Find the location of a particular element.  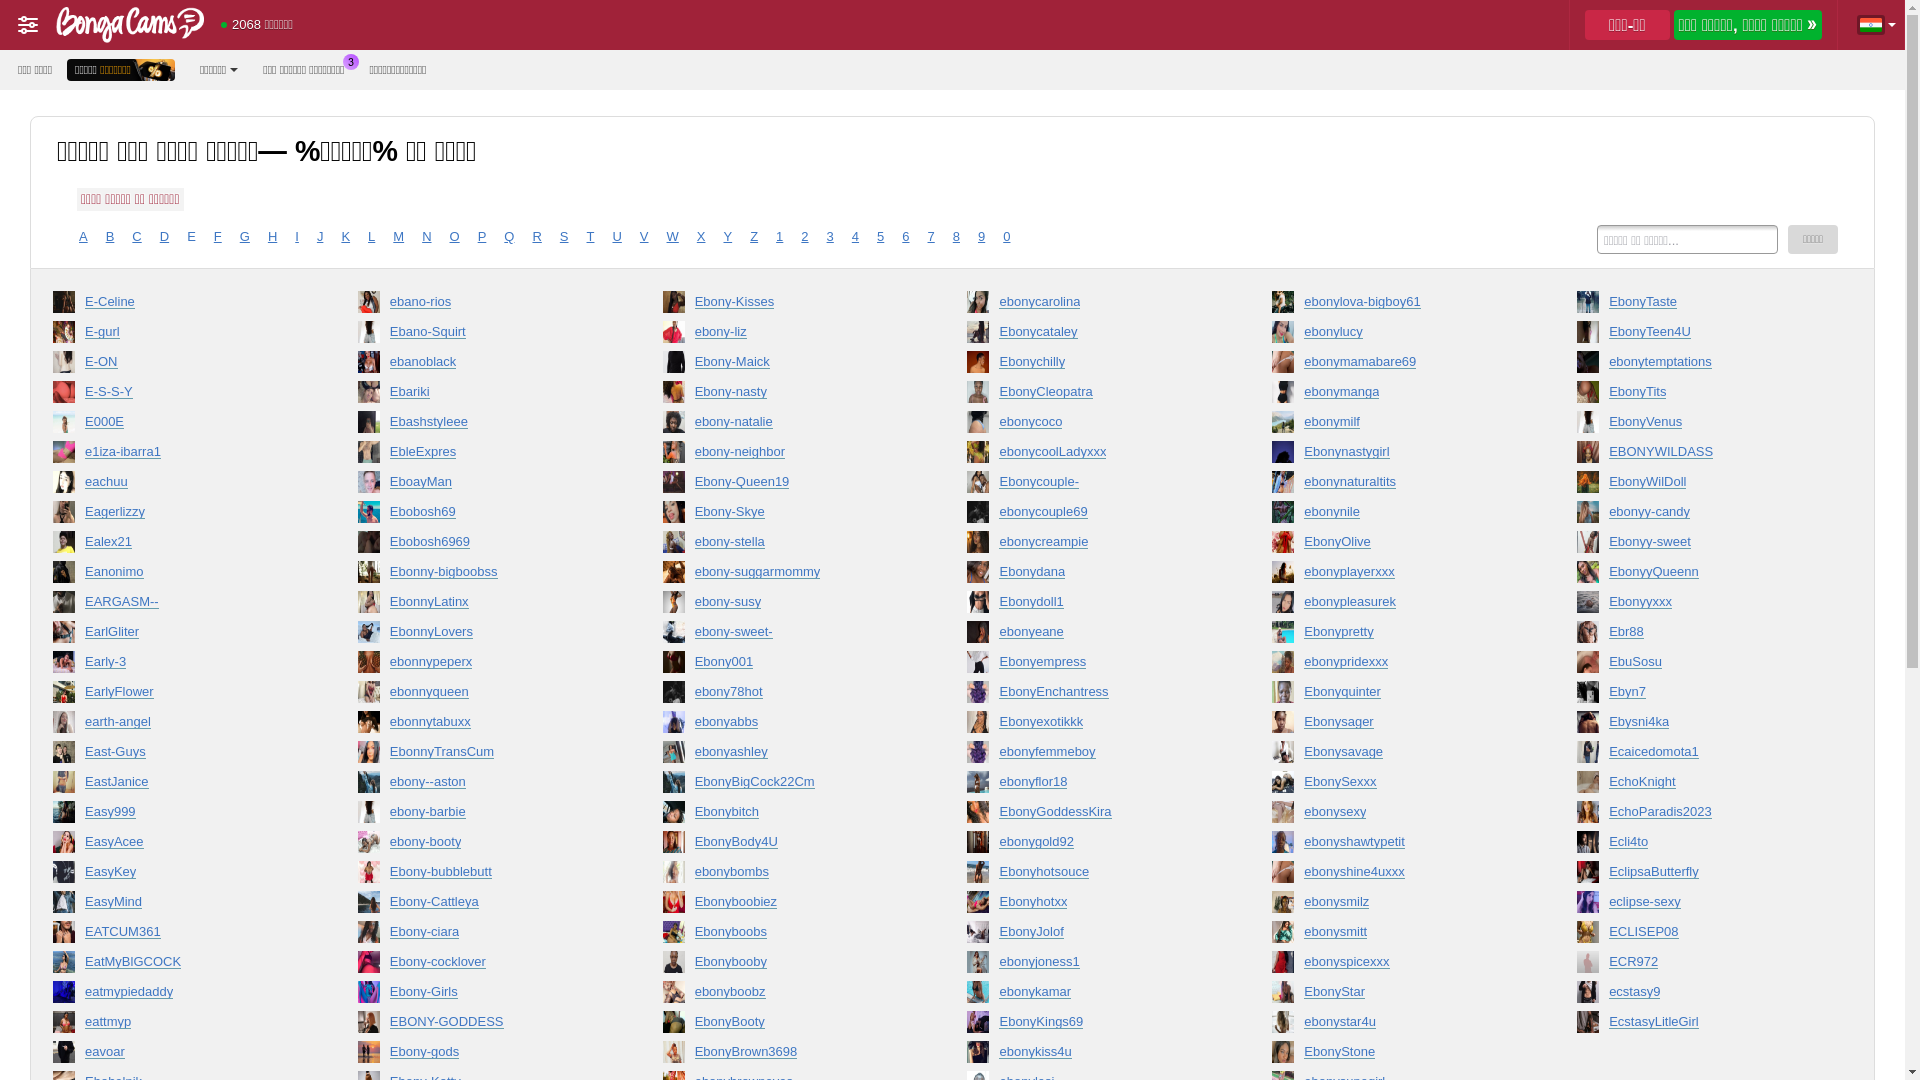

'ebony-neighbor' is located at coordinates (786, 455).